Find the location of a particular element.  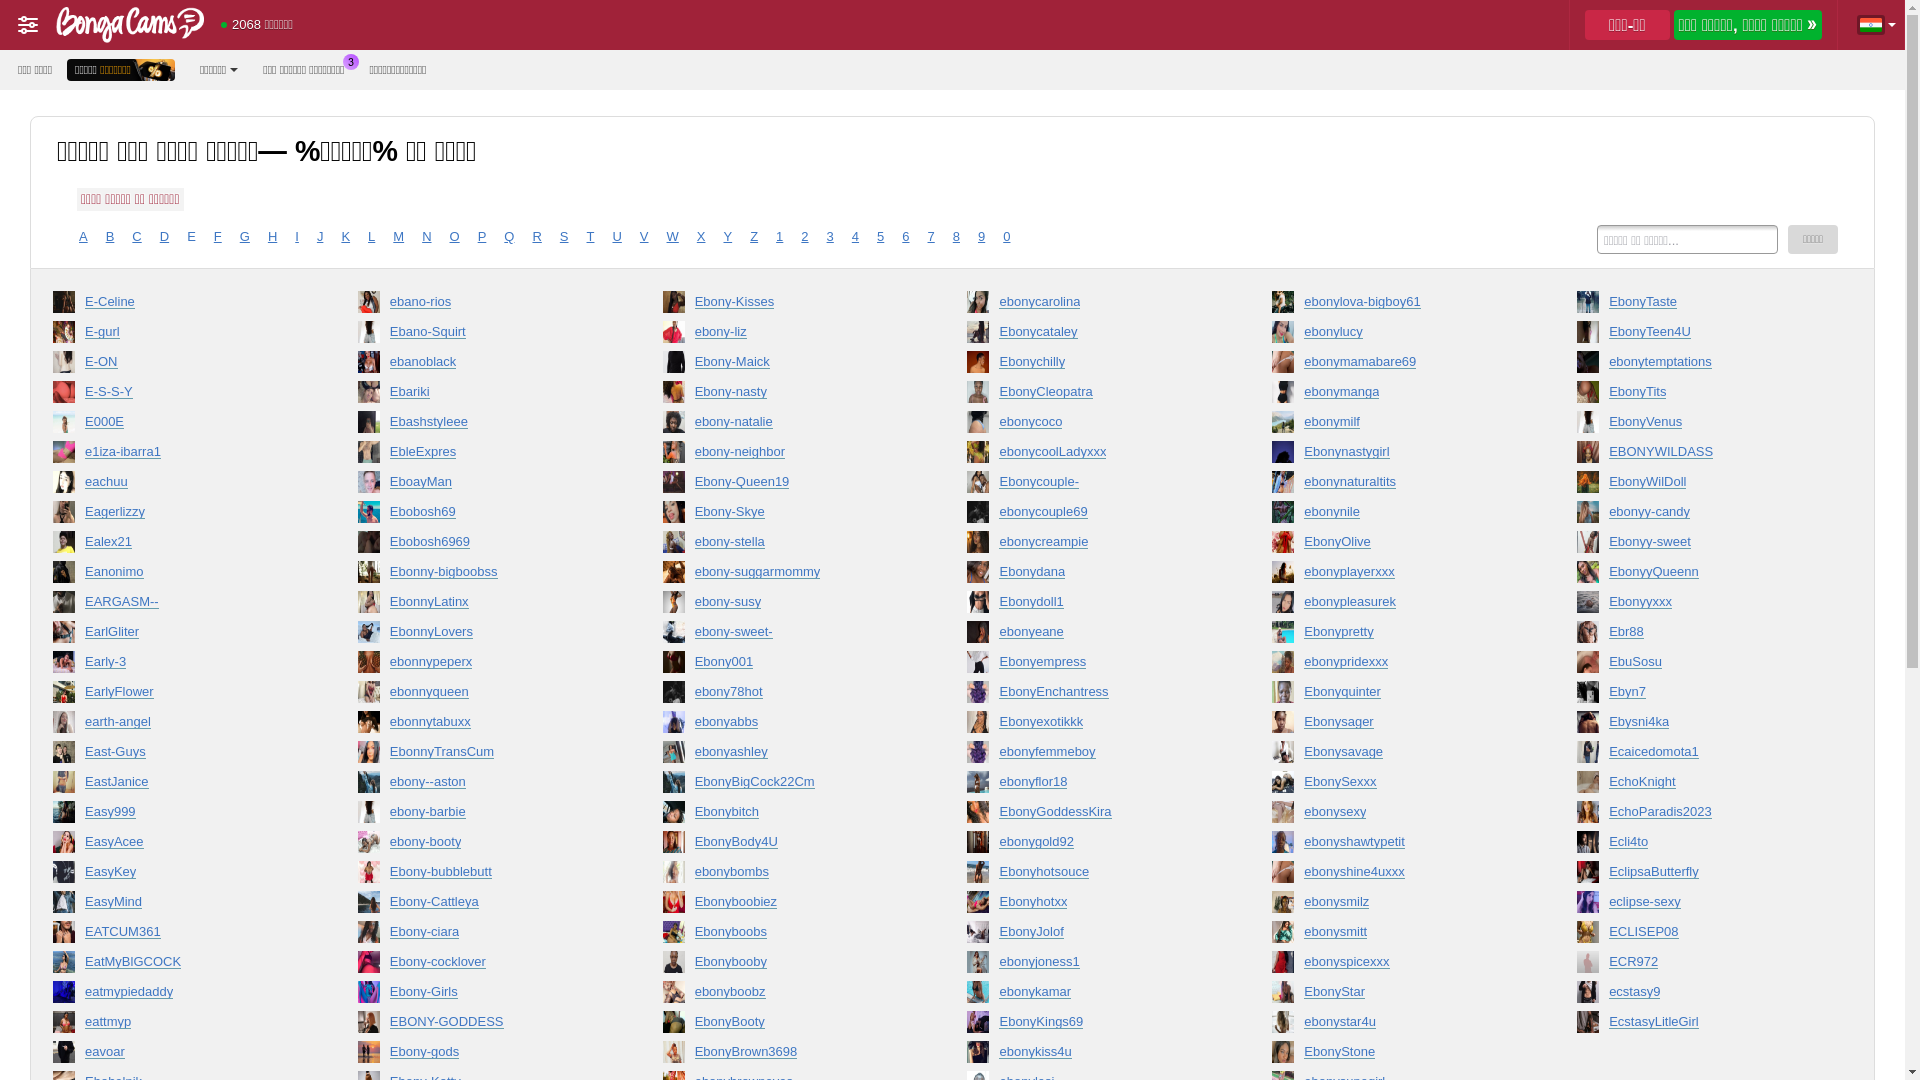

'ebony-neighbor' is located at coordinates (786, 455).